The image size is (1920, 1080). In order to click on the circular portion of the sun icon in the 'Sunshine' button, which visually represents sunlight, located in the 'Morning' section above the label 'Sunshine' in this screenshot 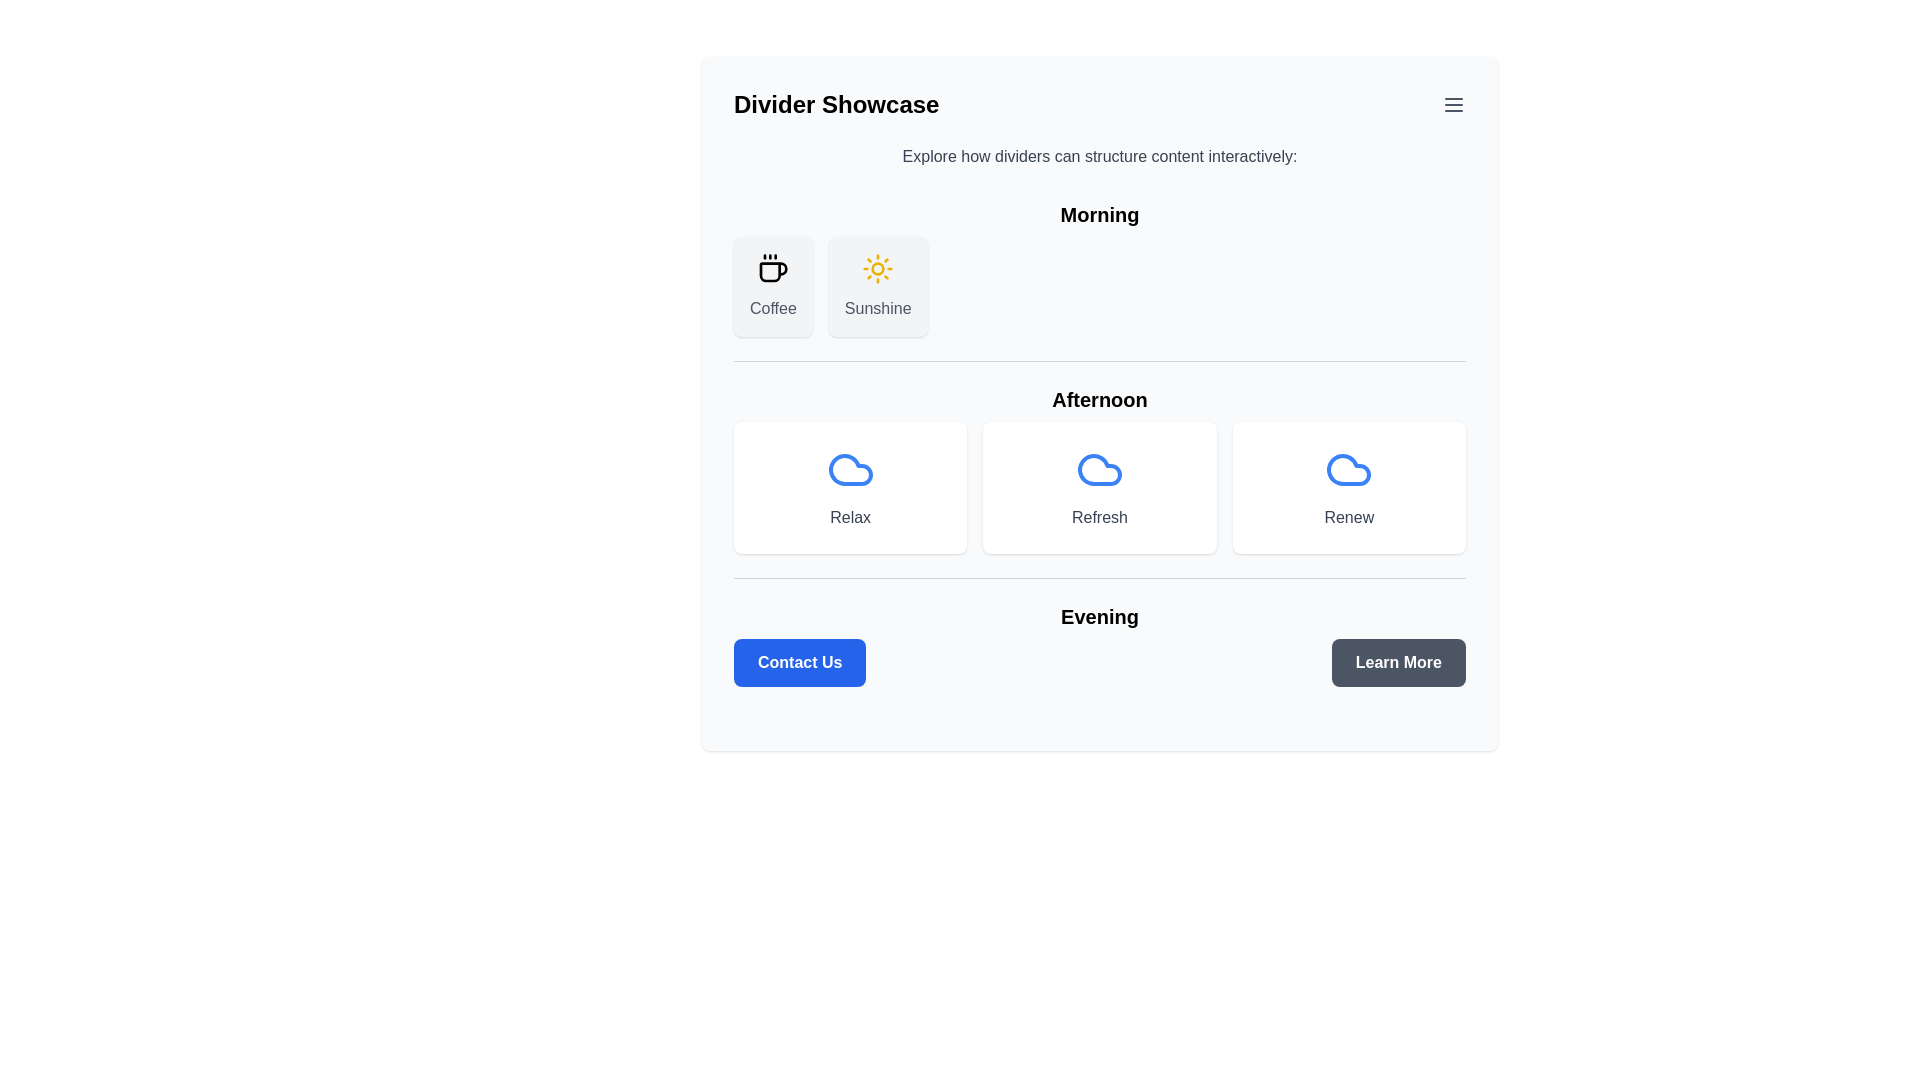, I will do `click(878, 268)`.